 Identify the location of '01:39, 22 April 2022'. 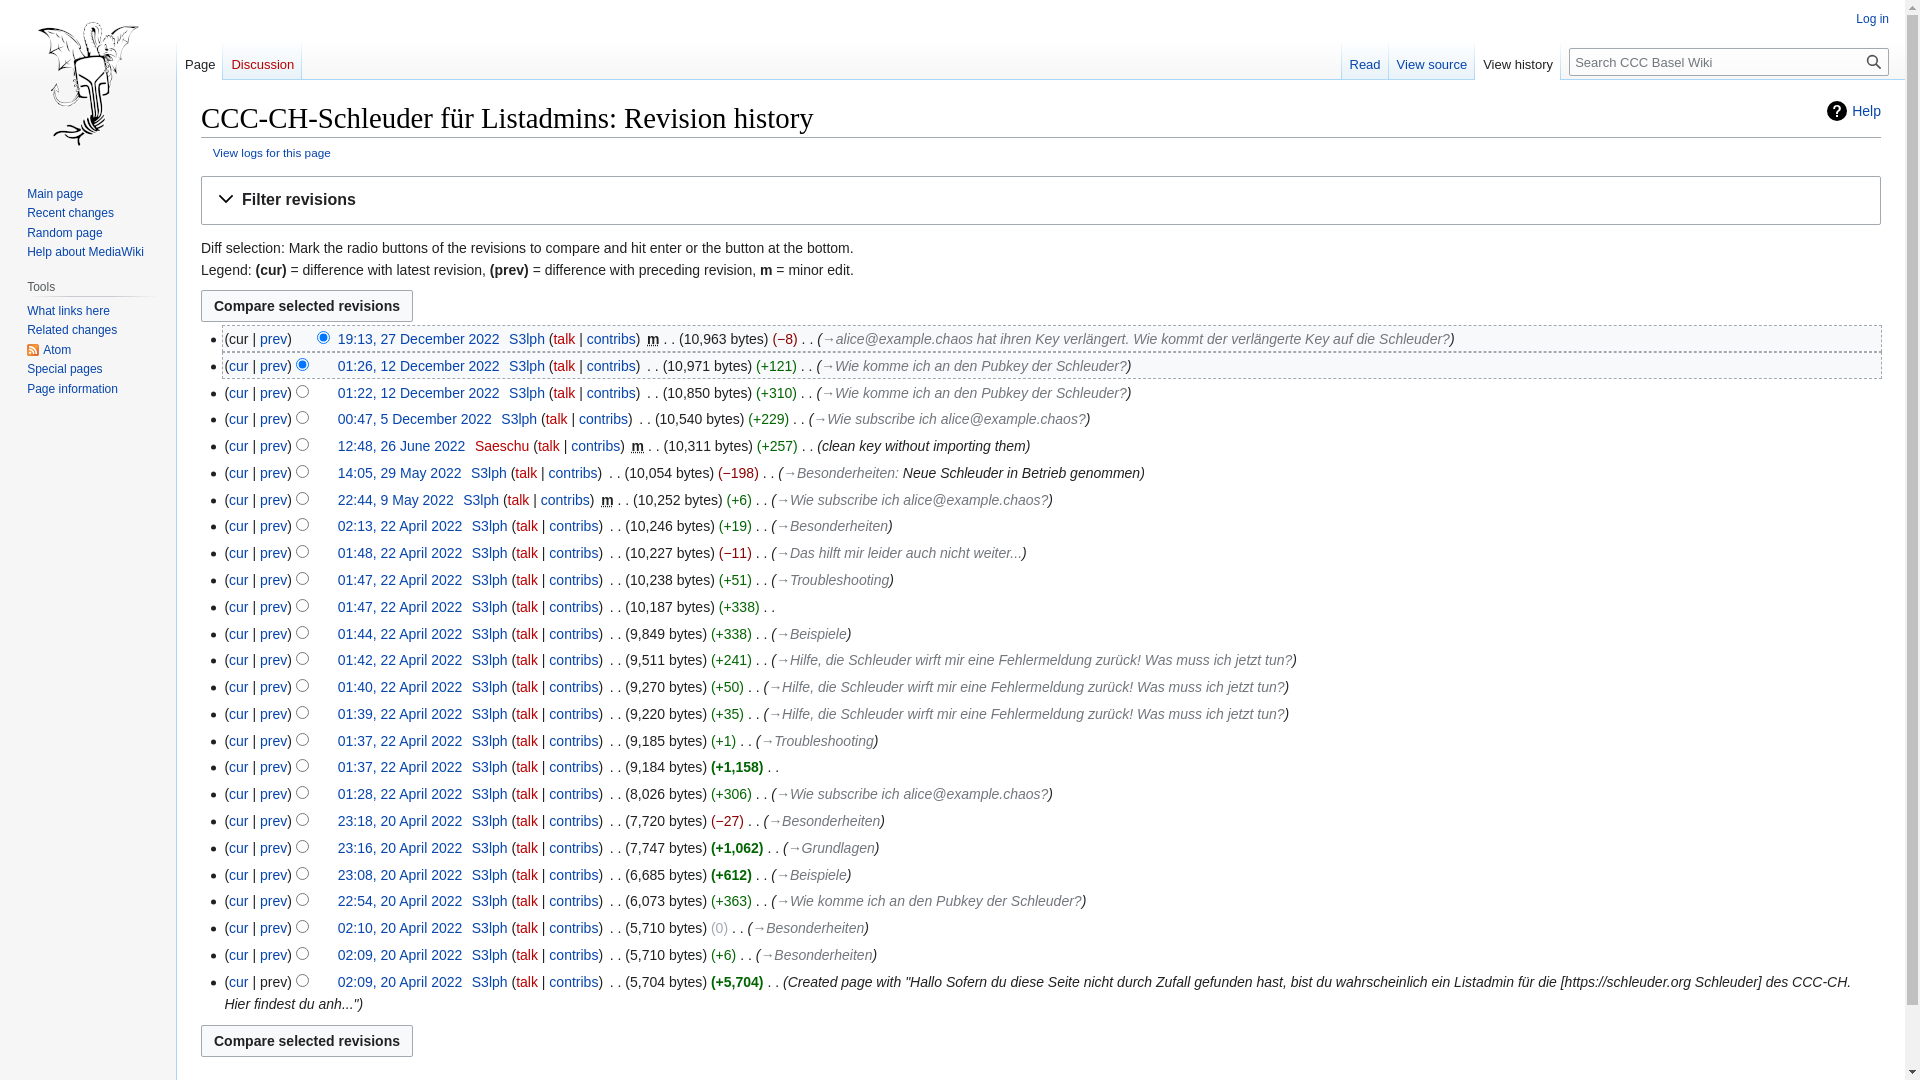
(337, 712).